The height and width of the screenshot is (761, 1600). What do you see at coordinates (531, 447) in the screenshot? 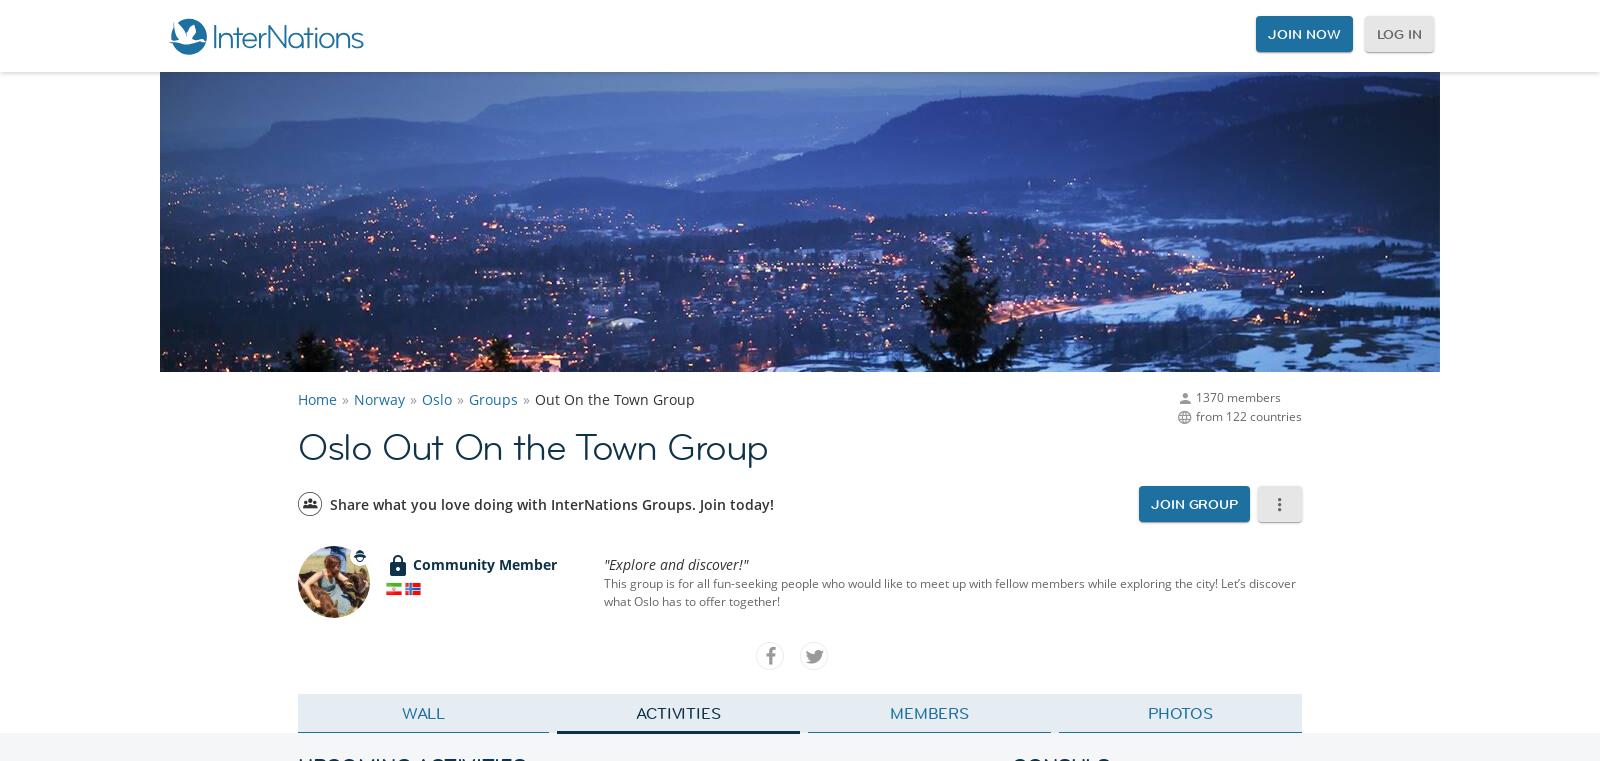
I see `'Oslo Out On the Town Group'` at bounding box center [531, 447].